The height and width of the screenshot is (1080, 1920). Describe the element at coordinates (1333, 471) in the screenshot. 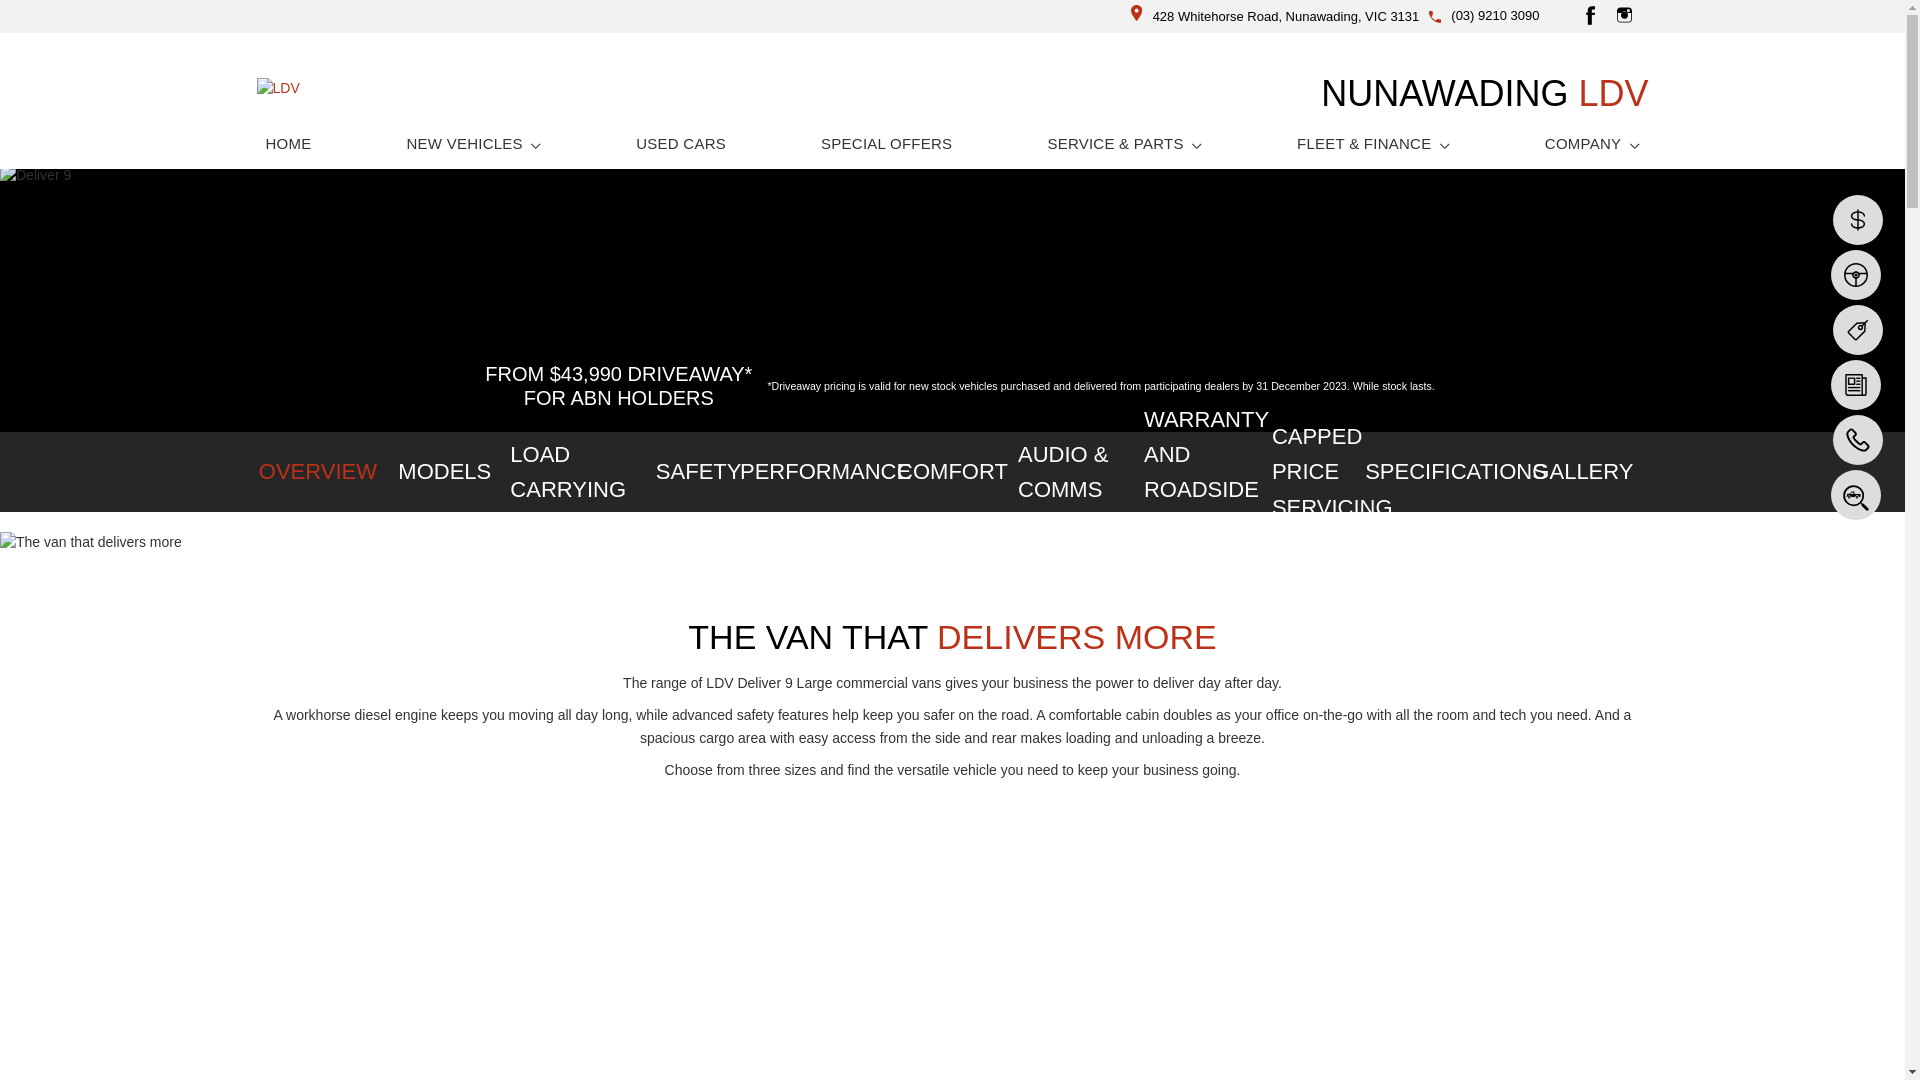

I see `'CAPPED PRICE SERVICING'` at that location.